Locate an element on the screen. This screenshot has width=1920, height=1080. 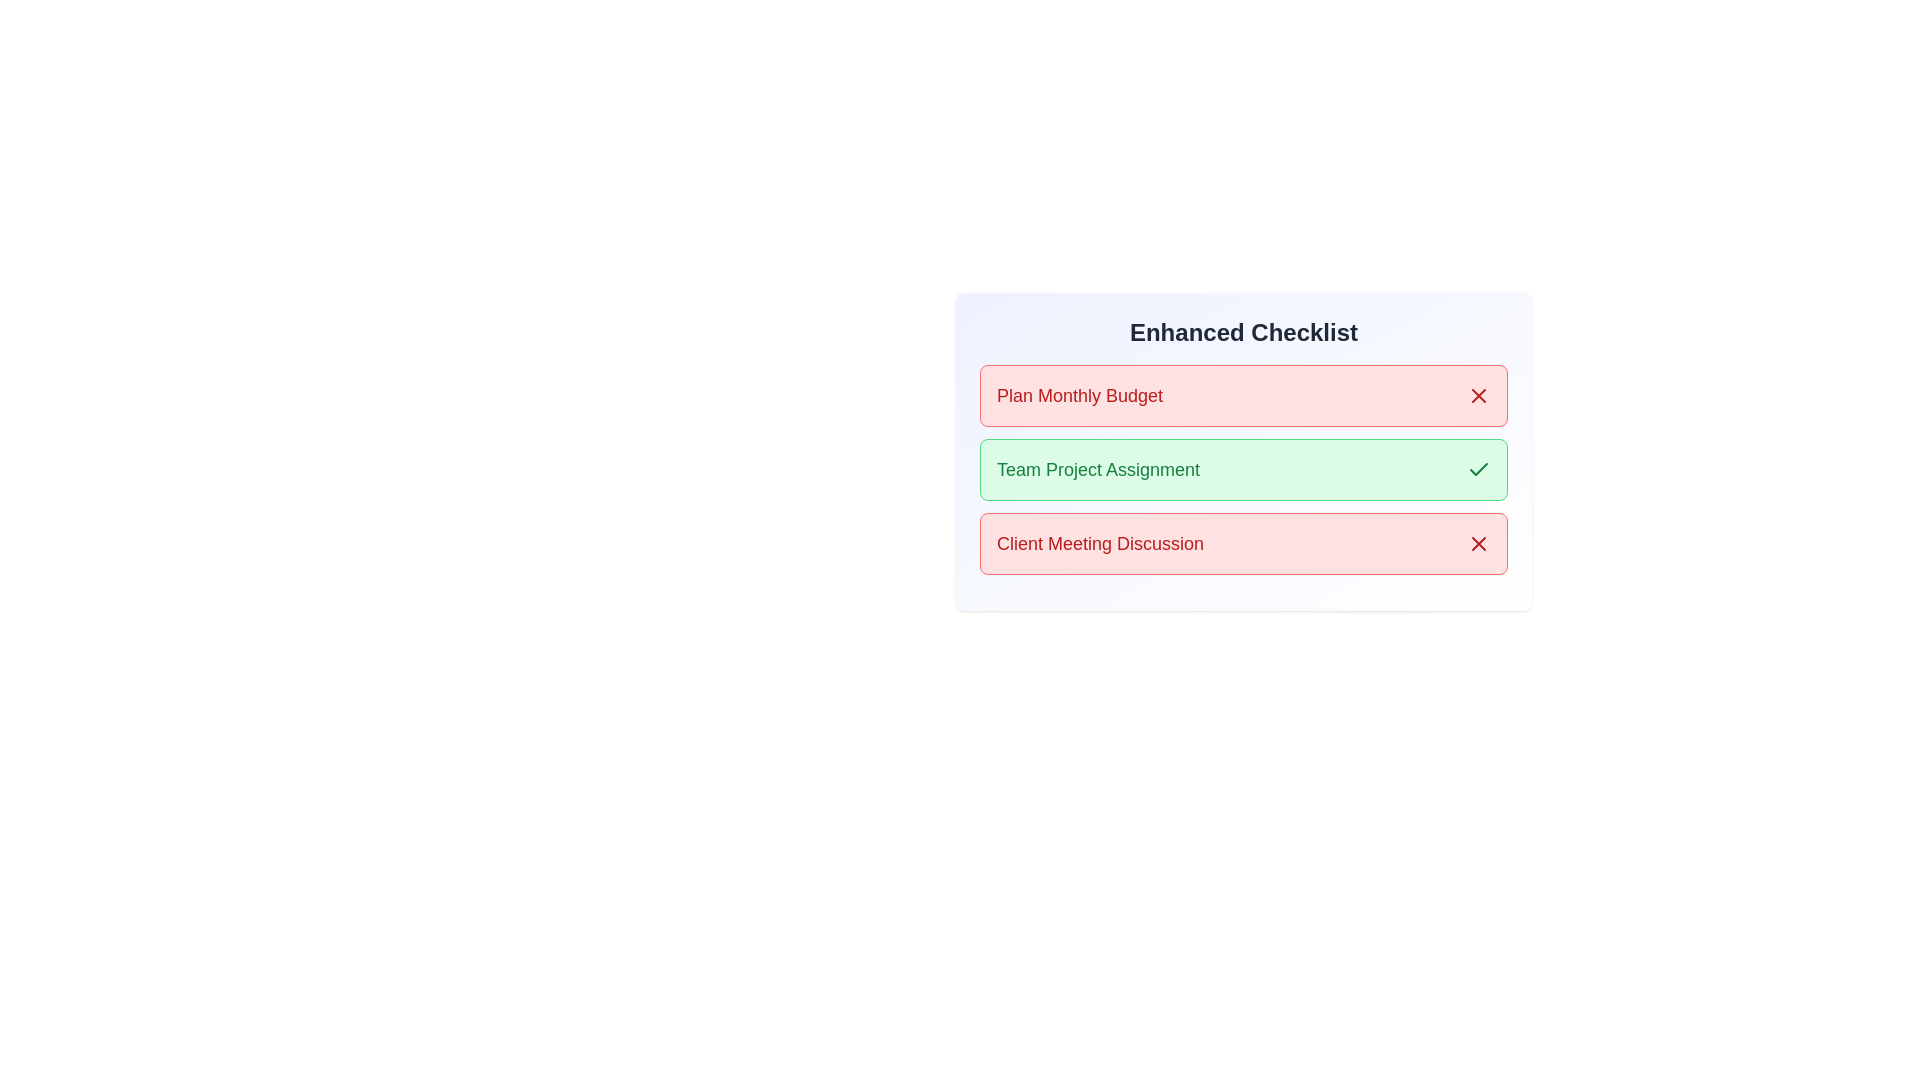
the Icon button for removal or dismissal located to the right of the 'Plan Monthly Budget' entry to provide interaction feedback is located at coordinates (1478, 396).